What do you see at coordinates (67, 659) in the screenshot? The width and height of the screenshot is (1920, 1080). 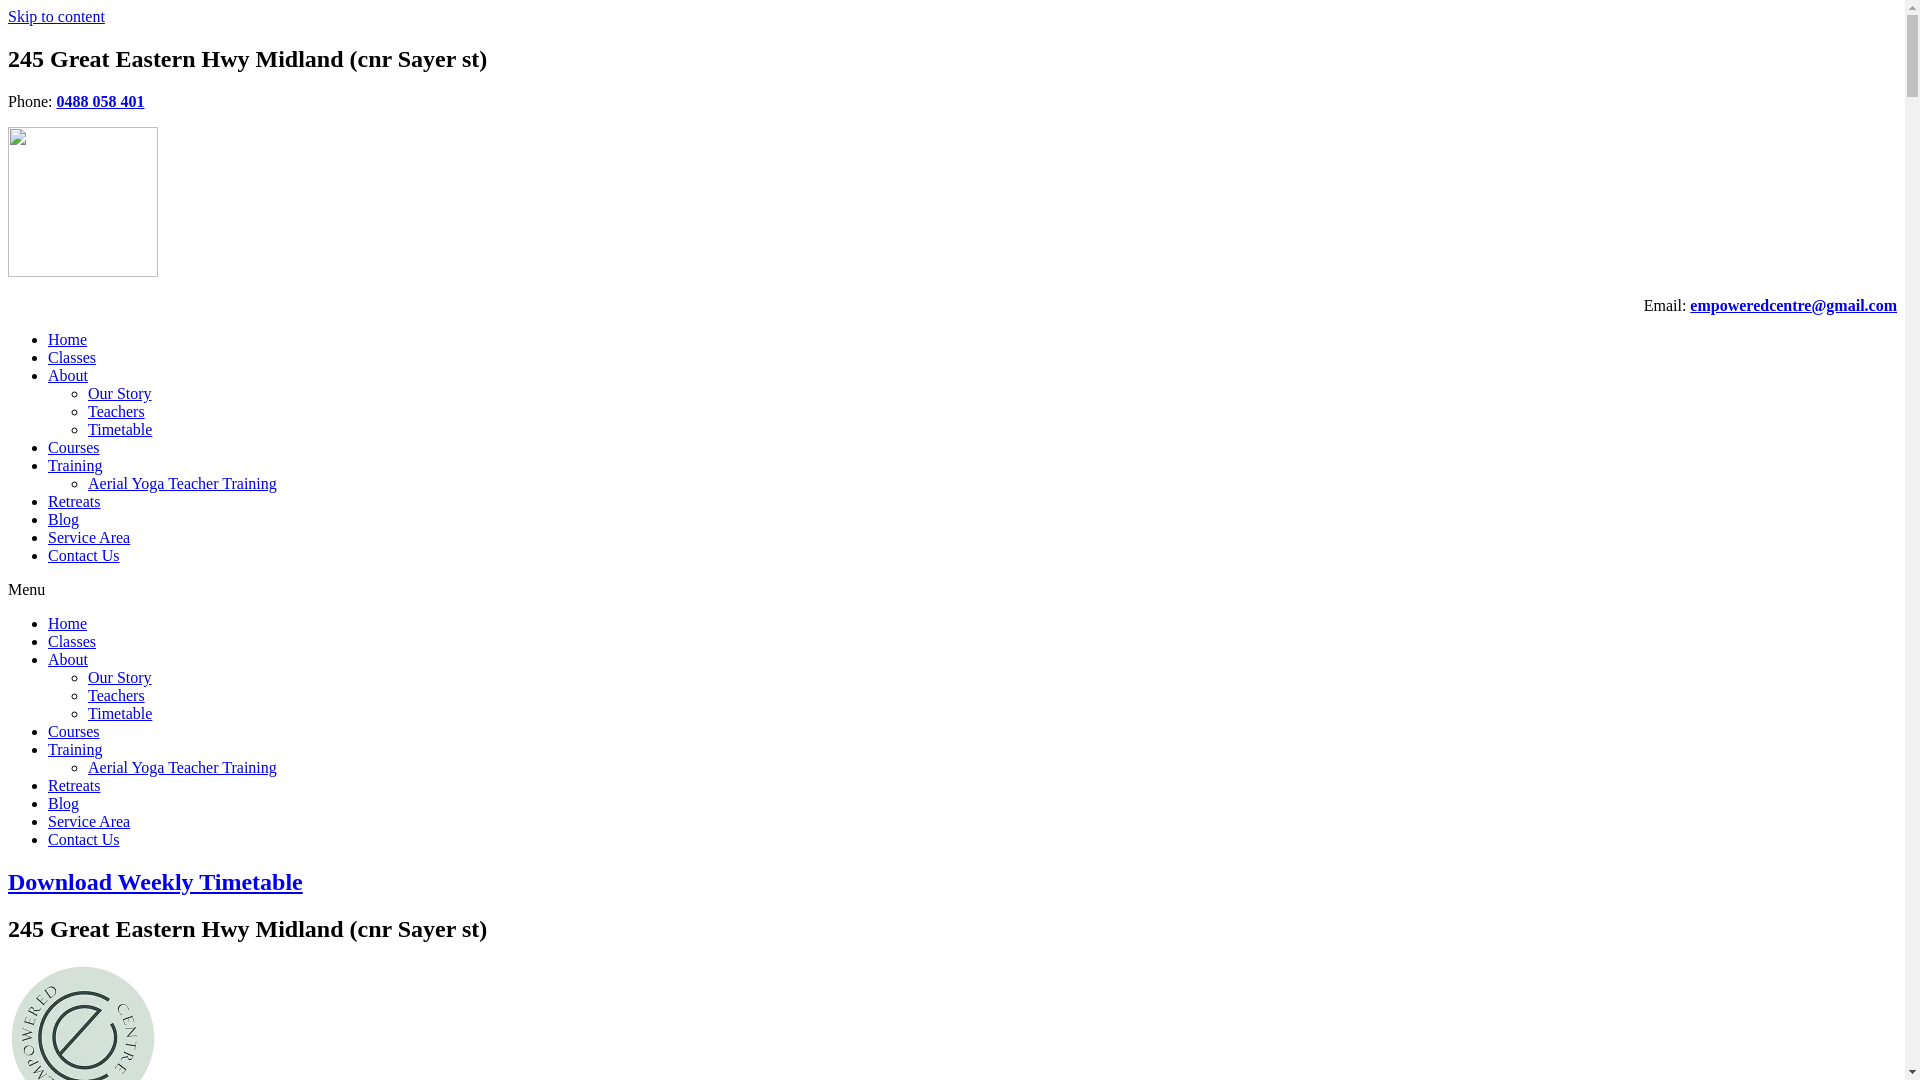 I see `'About'` at bounding box center [67, 659].